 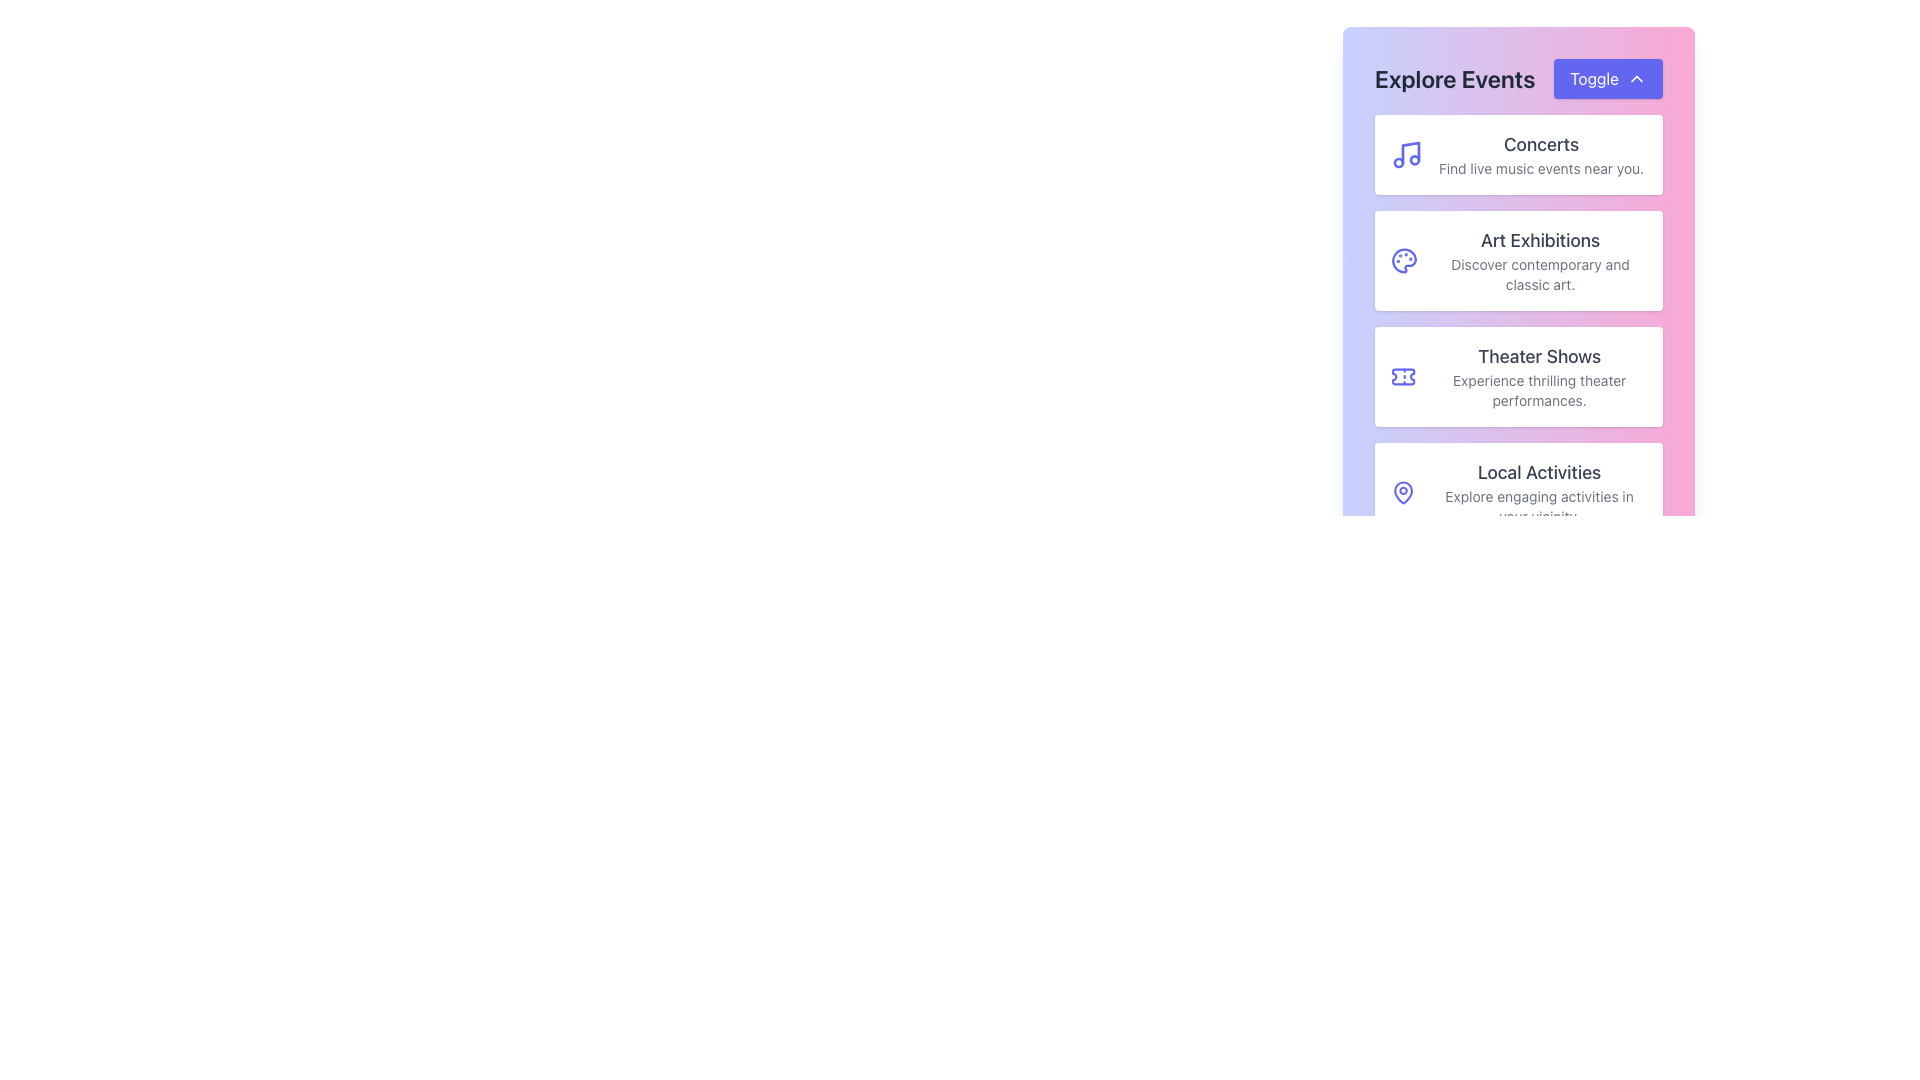 I want to click on the 'Art Exhibitions' card, which is the second card in a vertical stack of four cards styled with a white background and rounded corners, so click(x=1518, y=258).